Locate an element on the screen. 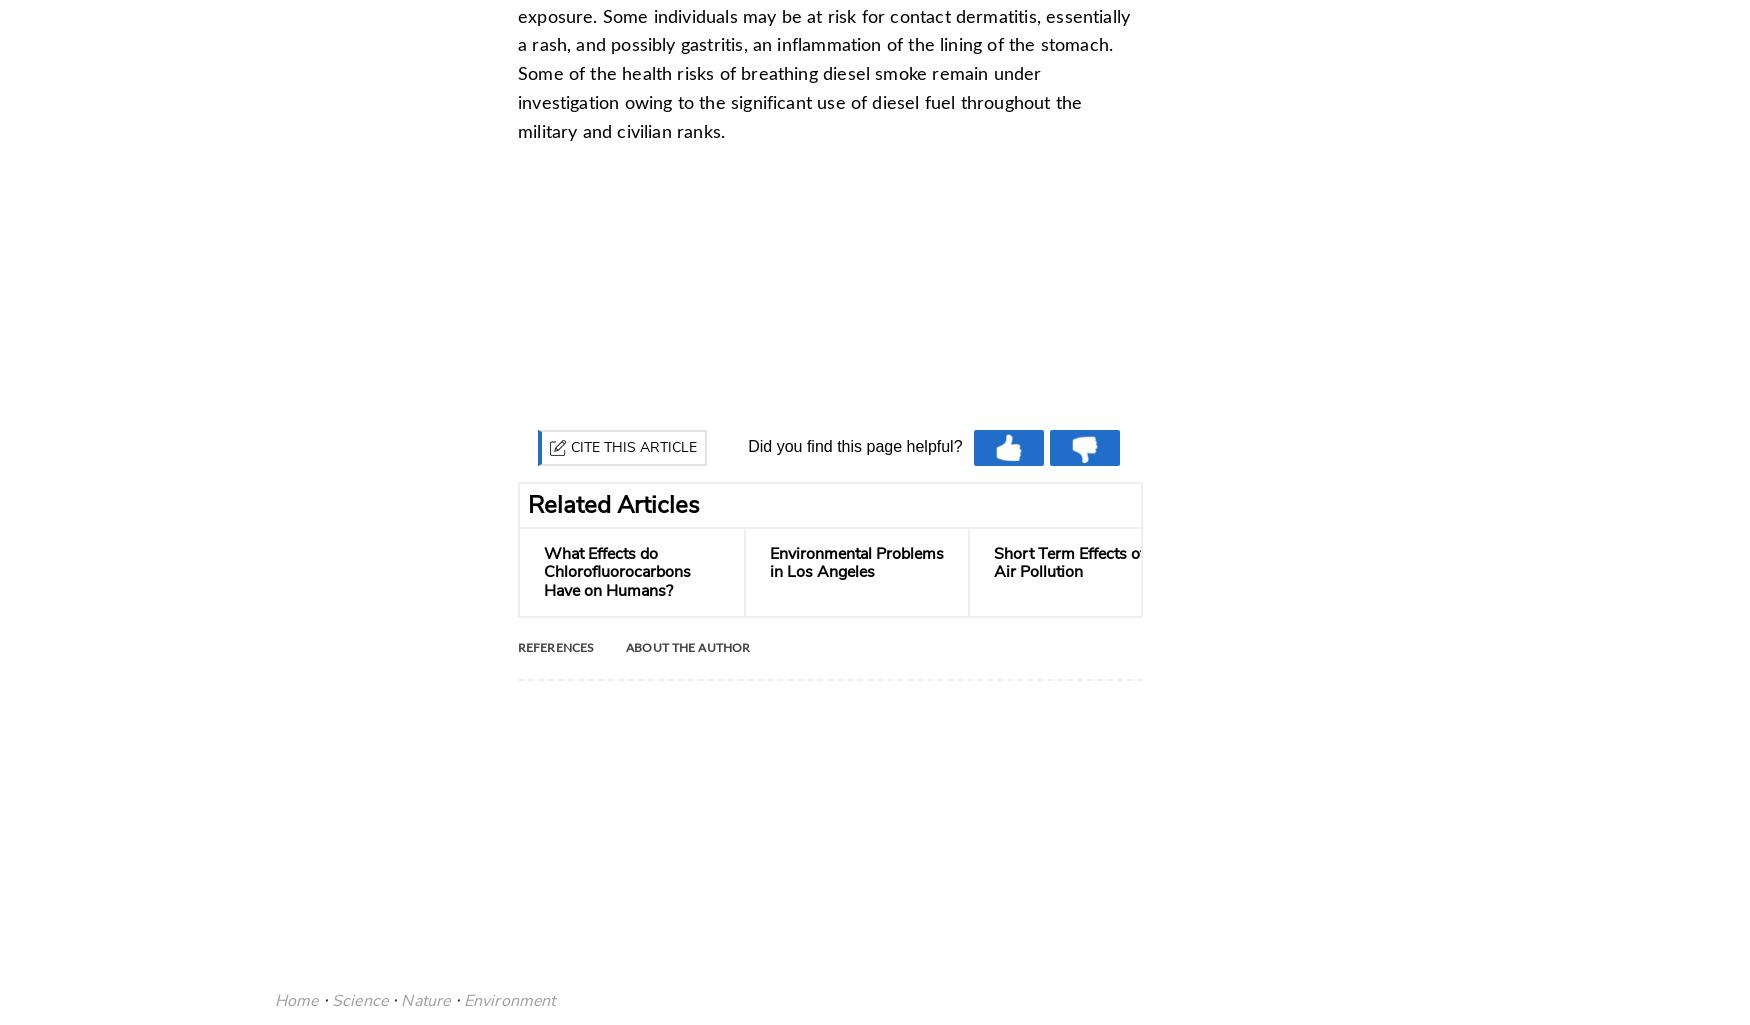 Image resolution: width=1750 pixels, height=1025 pixels. 'Cite this Article' is located at coordinates (633, 445).